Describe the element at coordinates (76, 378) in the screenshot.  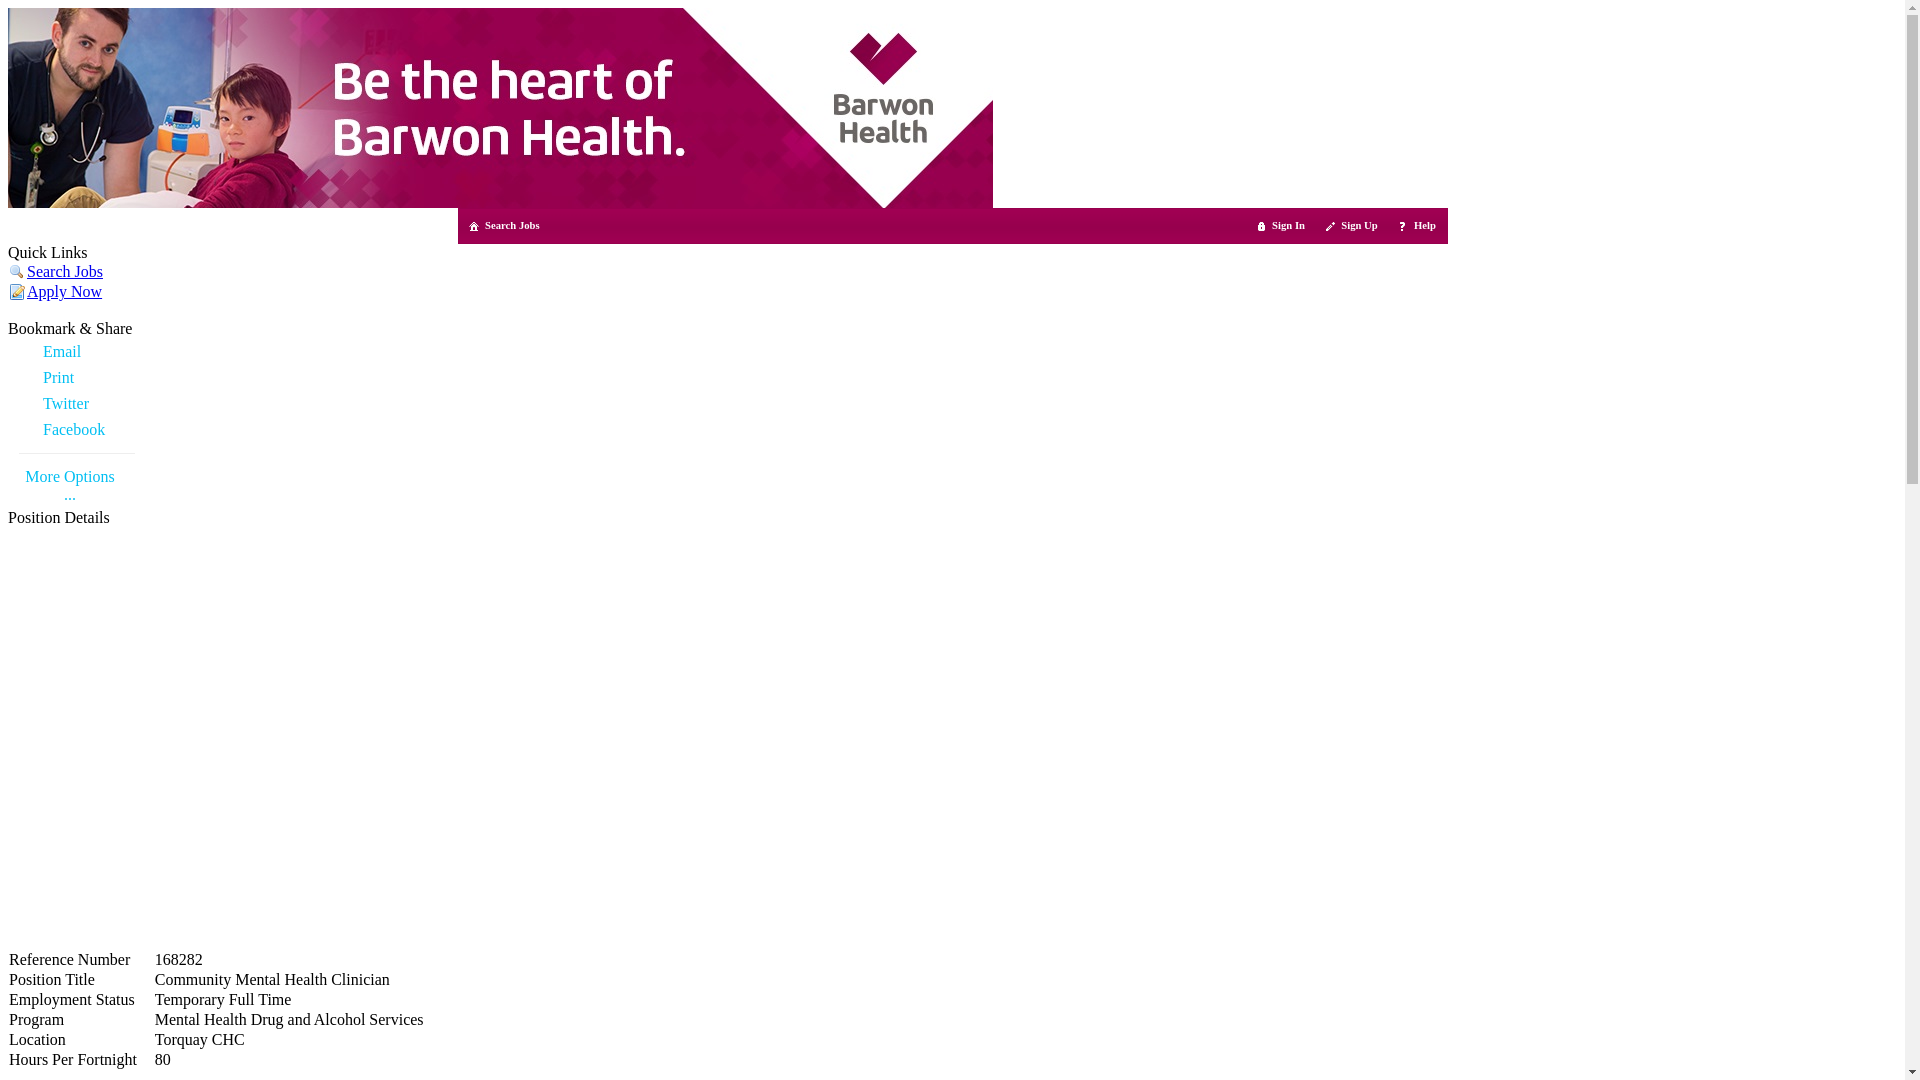
I see `'Print'` at that location.